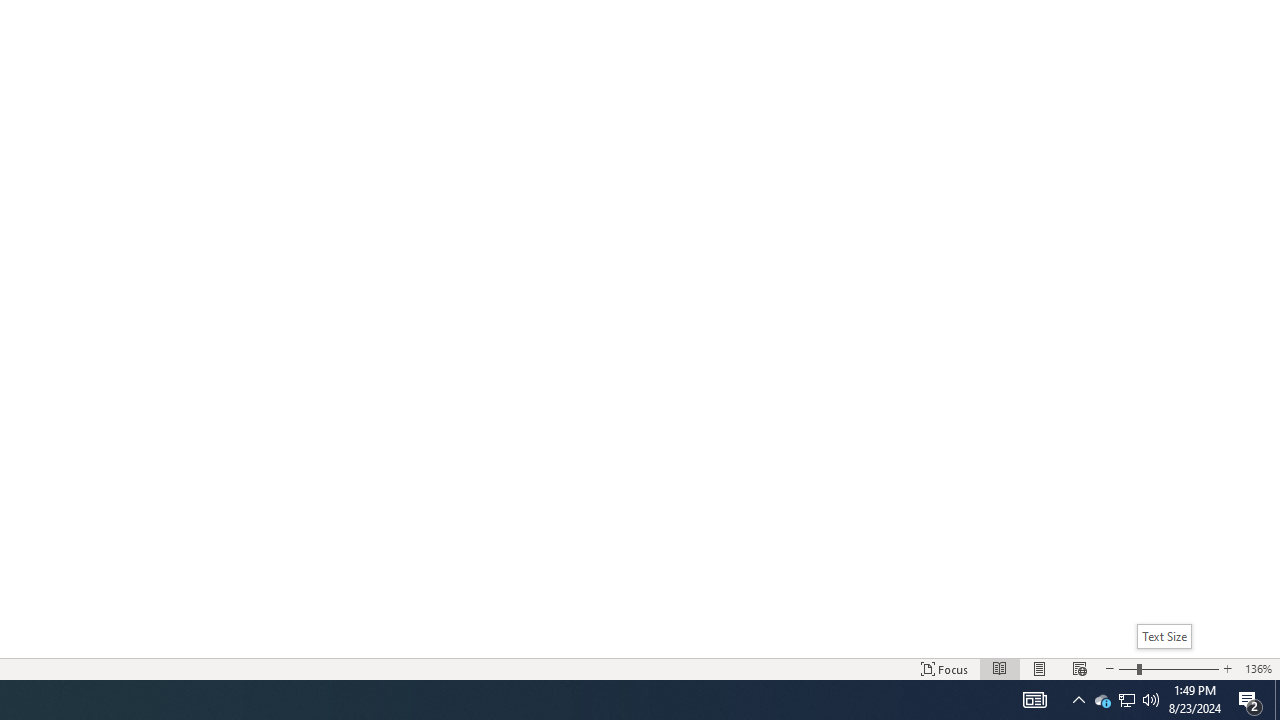  What do you see at coordinates (1108, 669) in the screenshot?
I see `'Decrease Text Size'` at bounding box center [1108, 669].